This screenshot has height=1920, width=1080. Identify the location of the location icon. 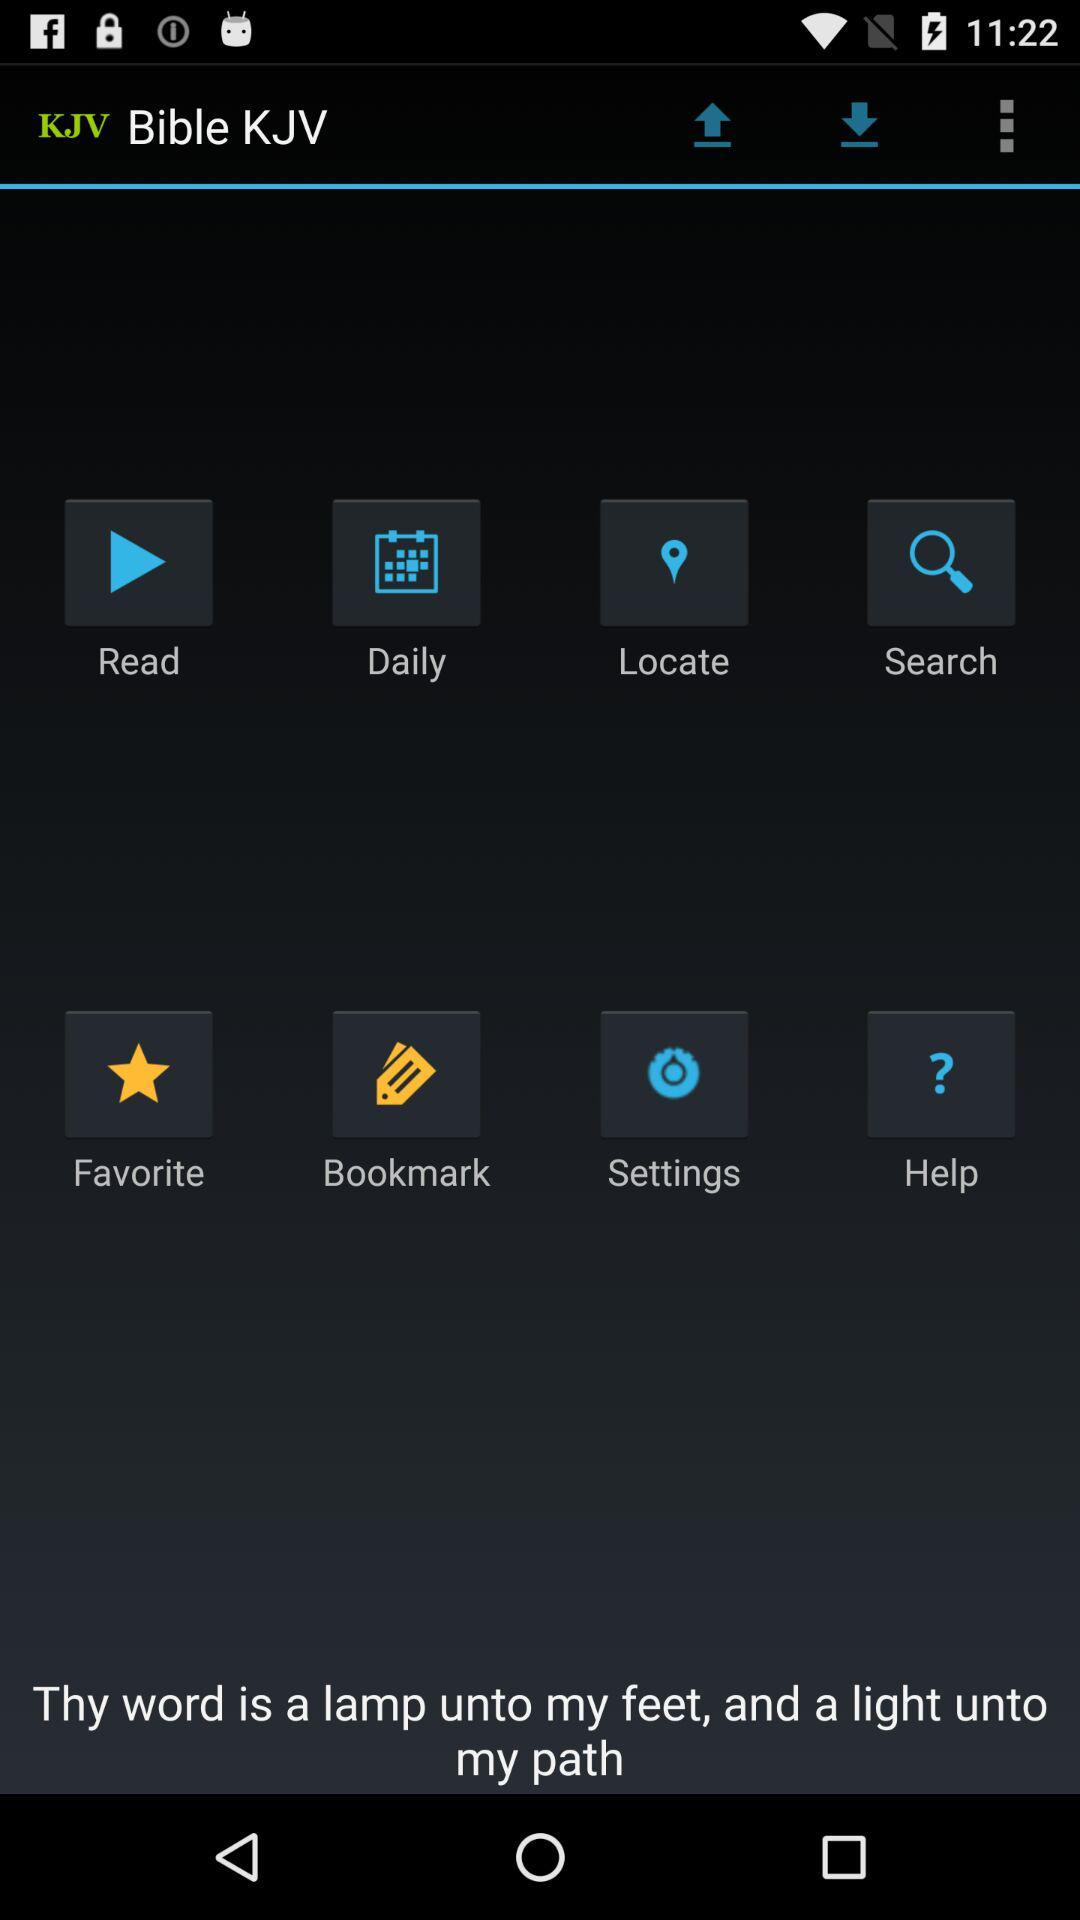
(674, 600).